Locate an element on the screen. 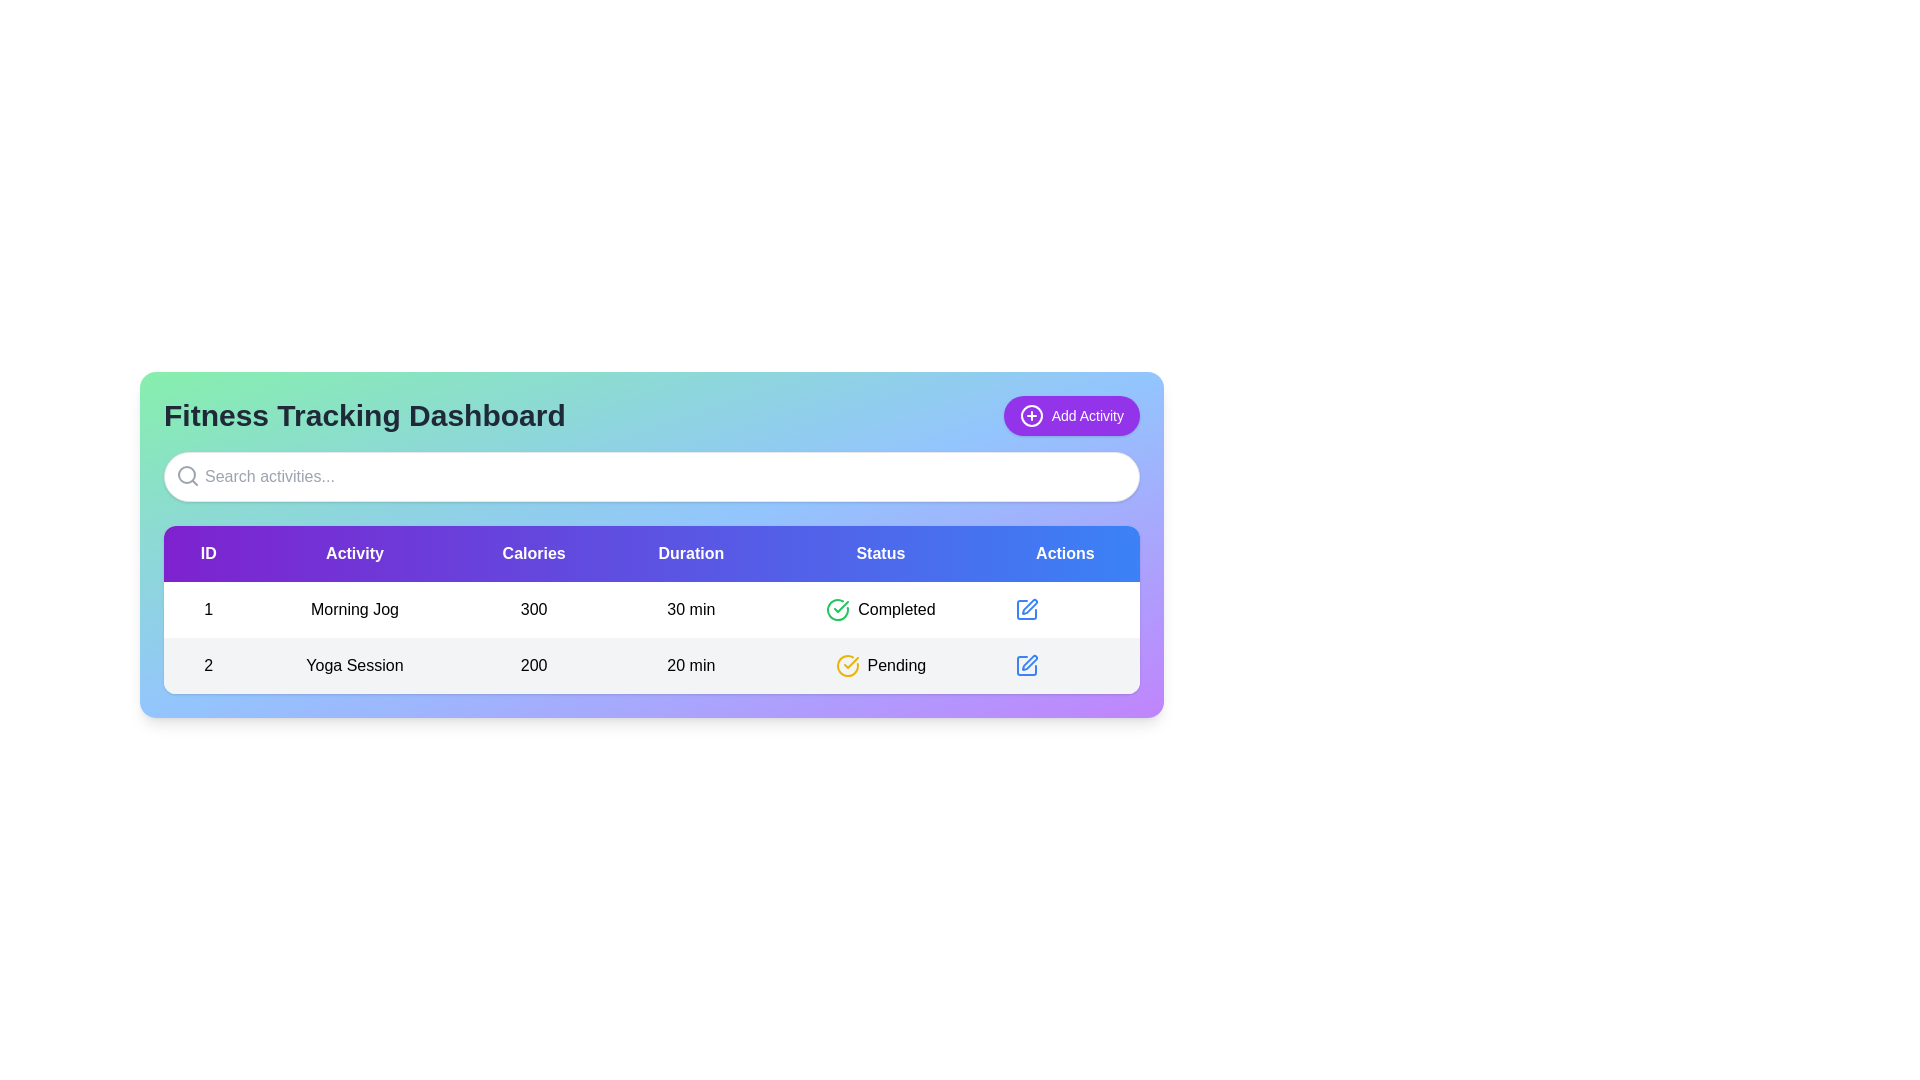 The width and height of the screenshot is (1920, 1080). Text label in the second column of the table header row that indicates activities, located between the 'ID' and 'Calories' labels is located at coordinates (355, 554).